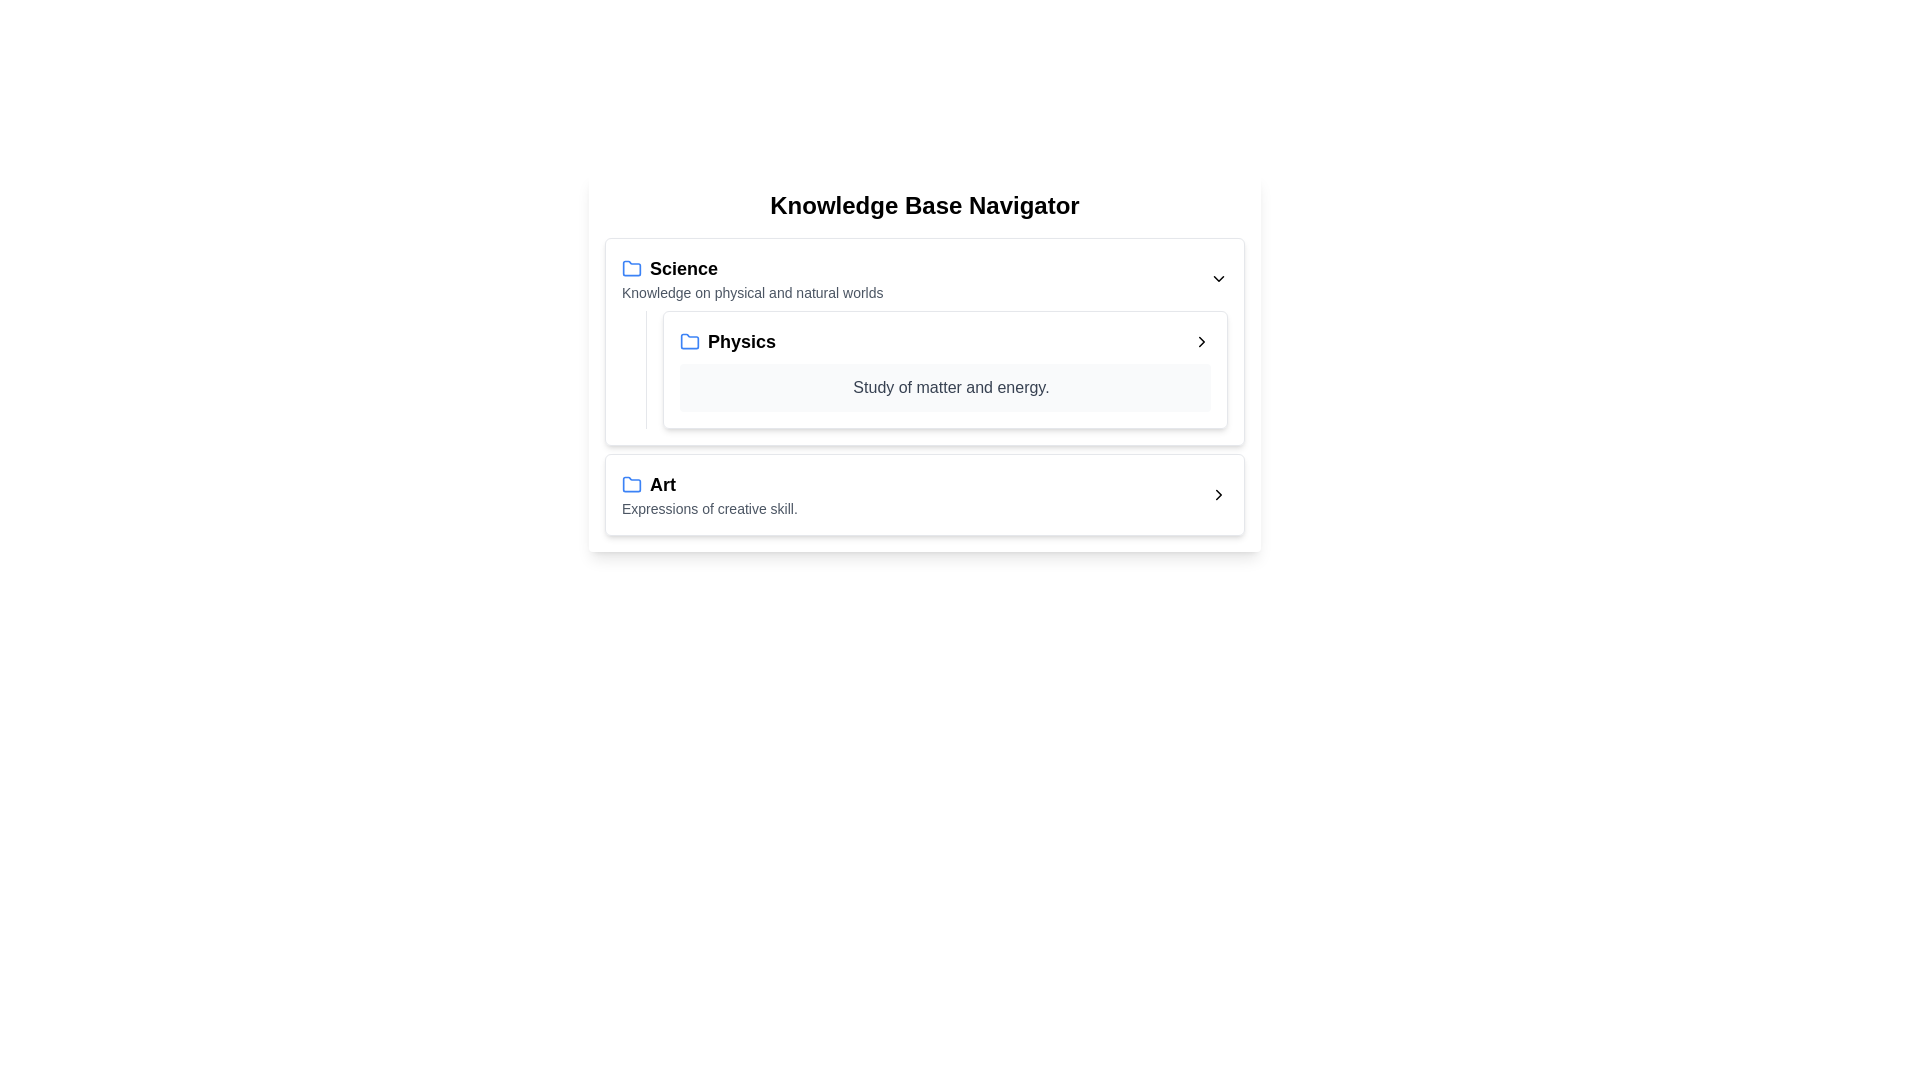  I want to click on the right-pointing chevron icon located in the 'Physics' section, so click(1200, 341).